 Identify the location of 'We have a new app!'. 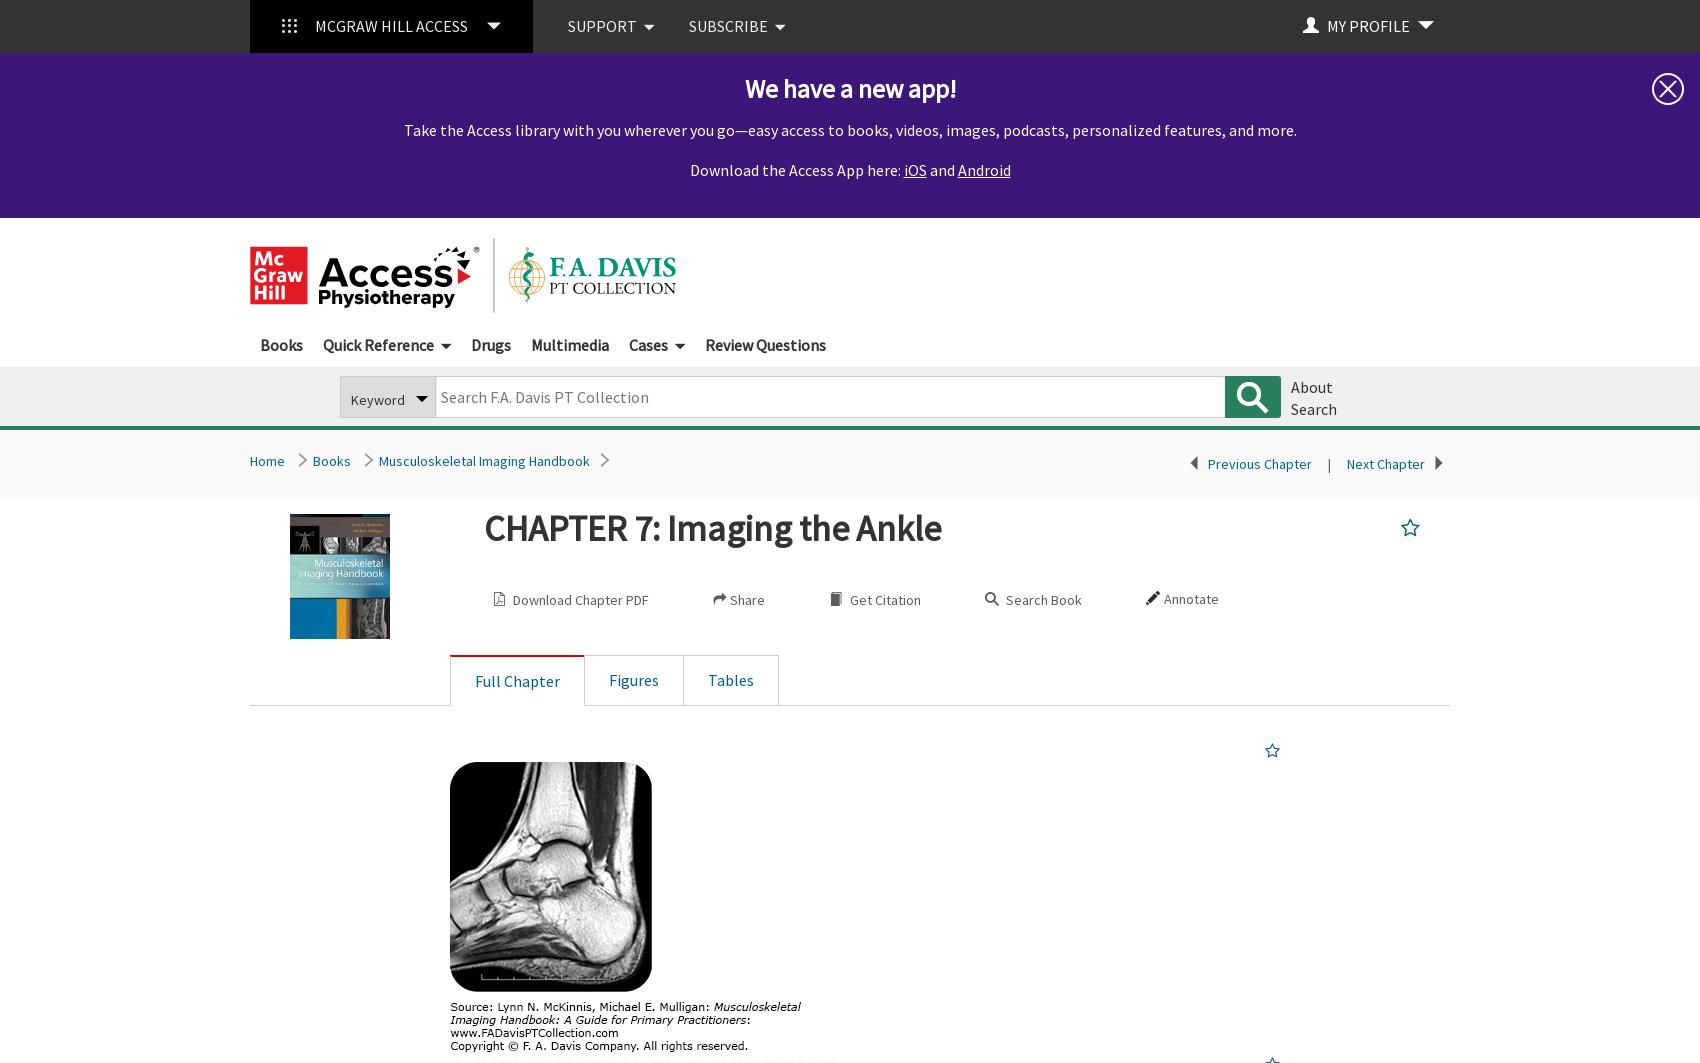
(848, 88).